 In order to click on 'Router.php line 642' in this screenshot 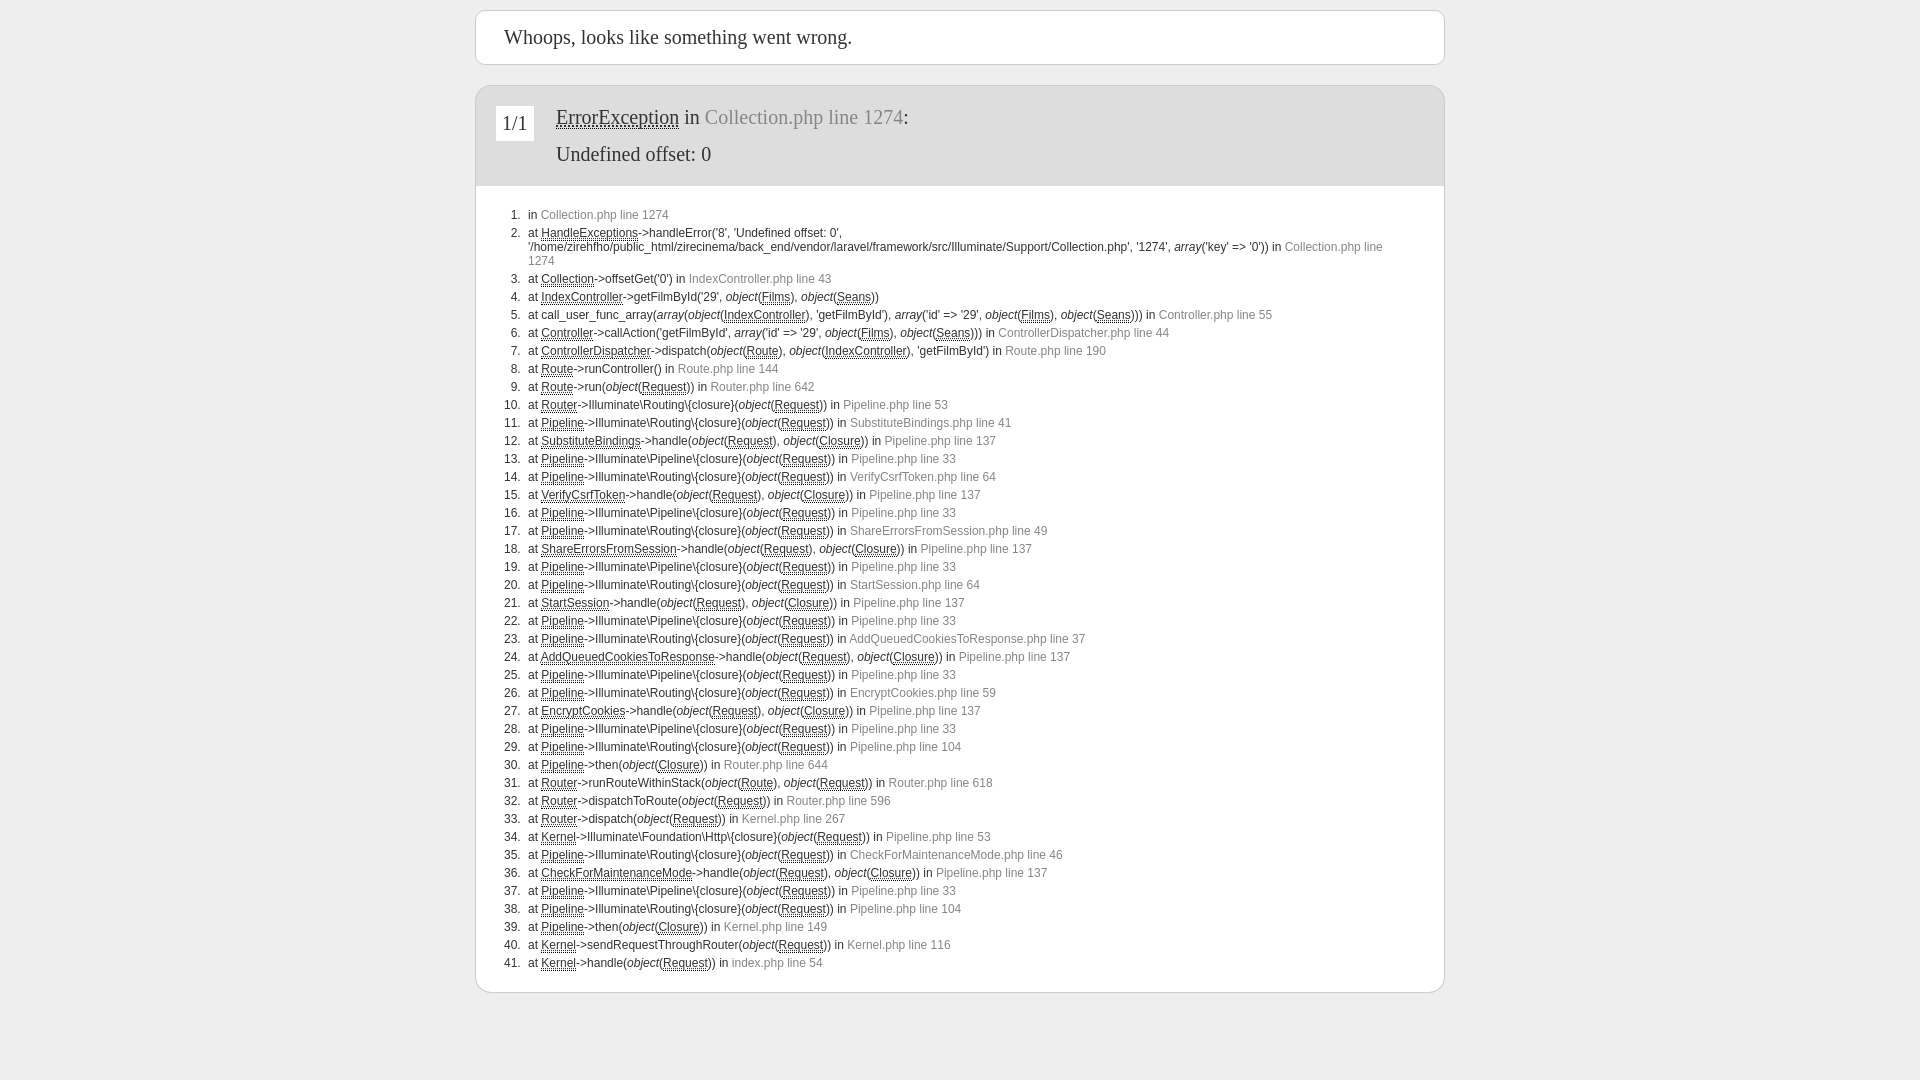, I will do `click(761, 386)`.